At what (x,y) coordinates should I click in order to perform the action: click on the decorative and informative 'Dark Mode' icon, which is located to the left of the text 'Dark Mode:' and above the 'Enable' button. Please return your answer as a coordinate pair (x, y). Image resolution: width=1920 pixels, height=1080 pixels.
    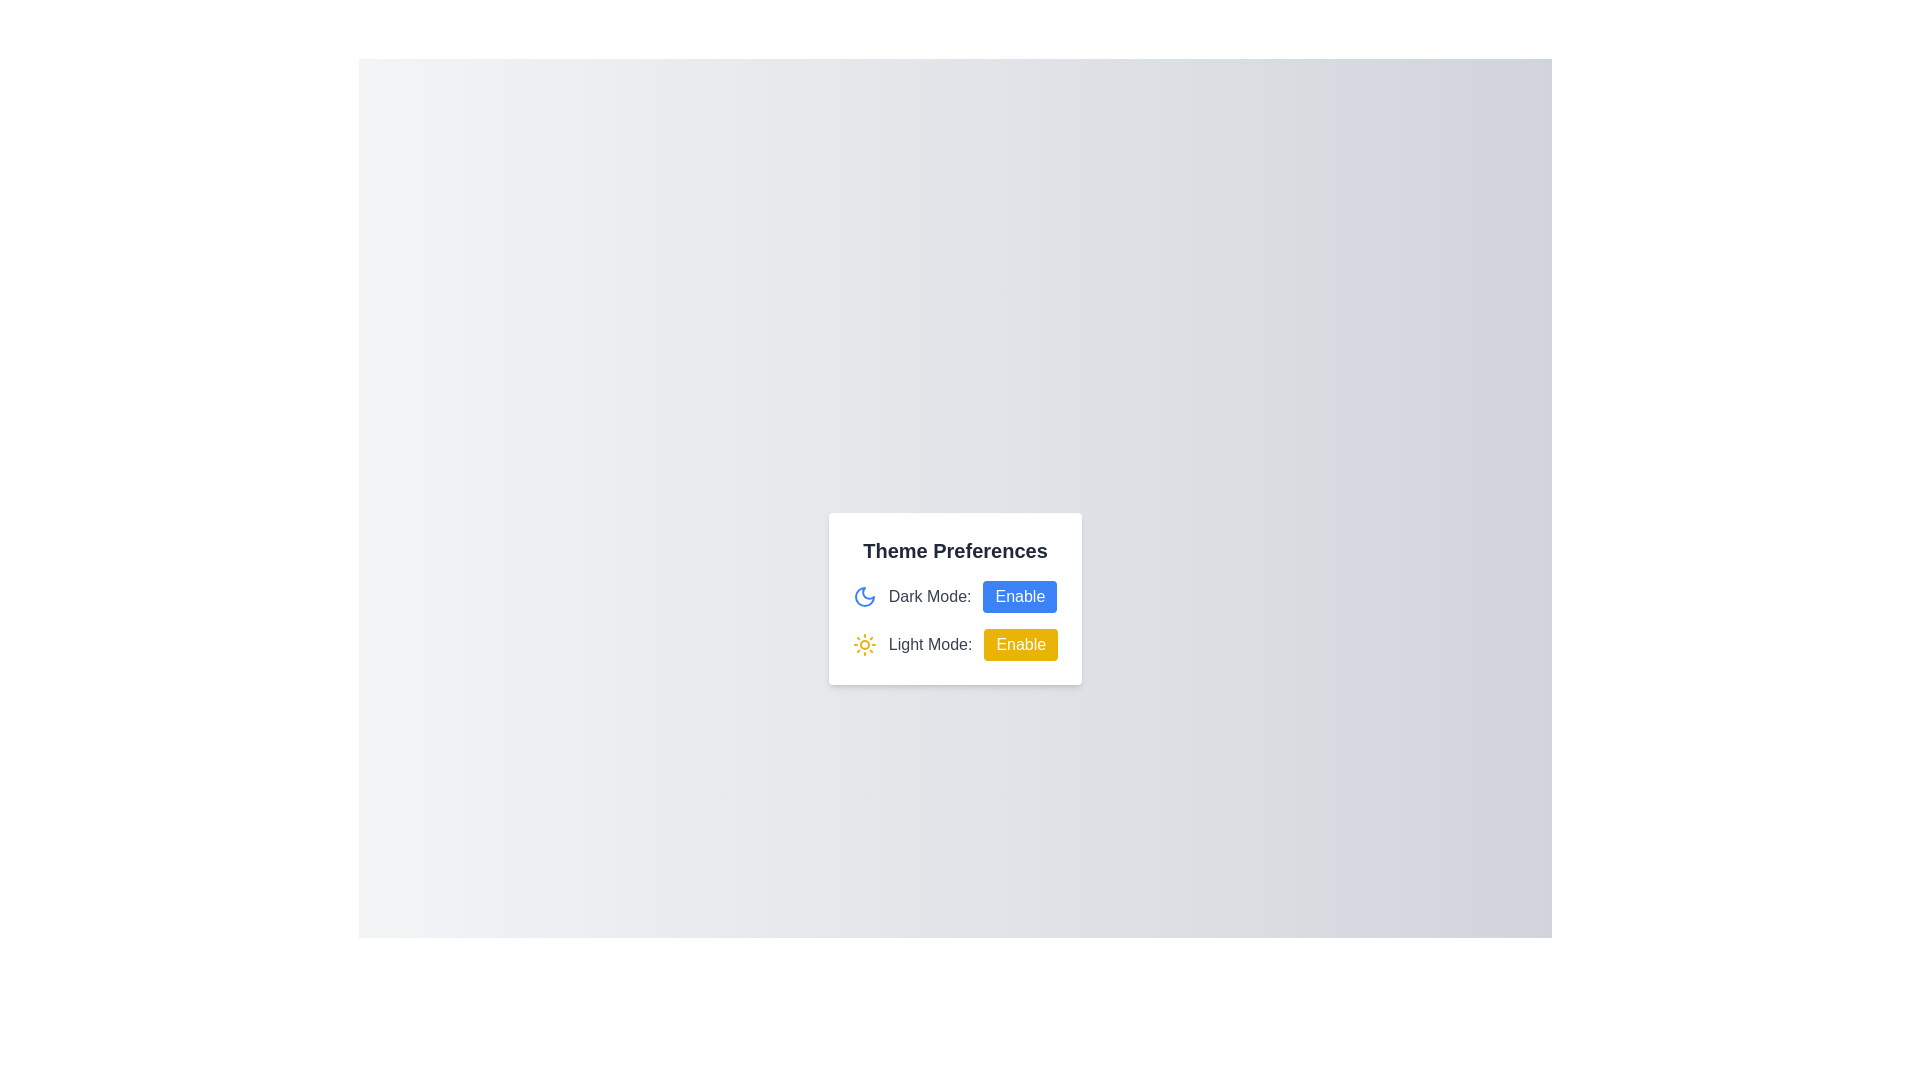
    Looking at the image, I should click on (864, 596).